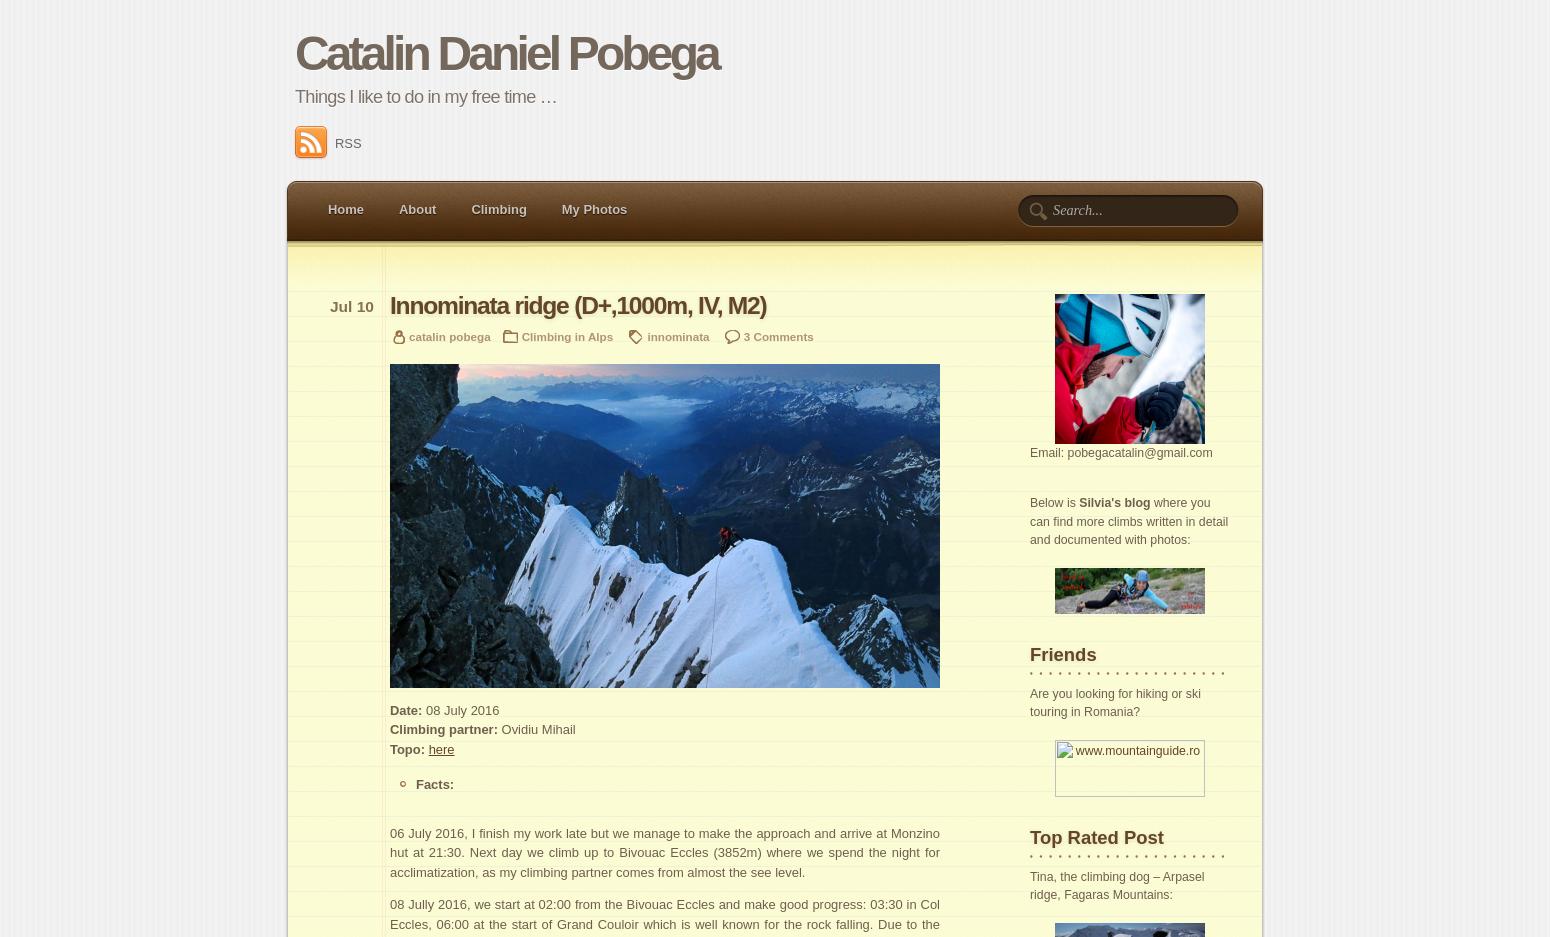  What do you see at coordinates (1114, 702) in the screenshot?
I see `'Are you looking for hiking or ski touring in Romania?'` at bounding box center [1114, 702].